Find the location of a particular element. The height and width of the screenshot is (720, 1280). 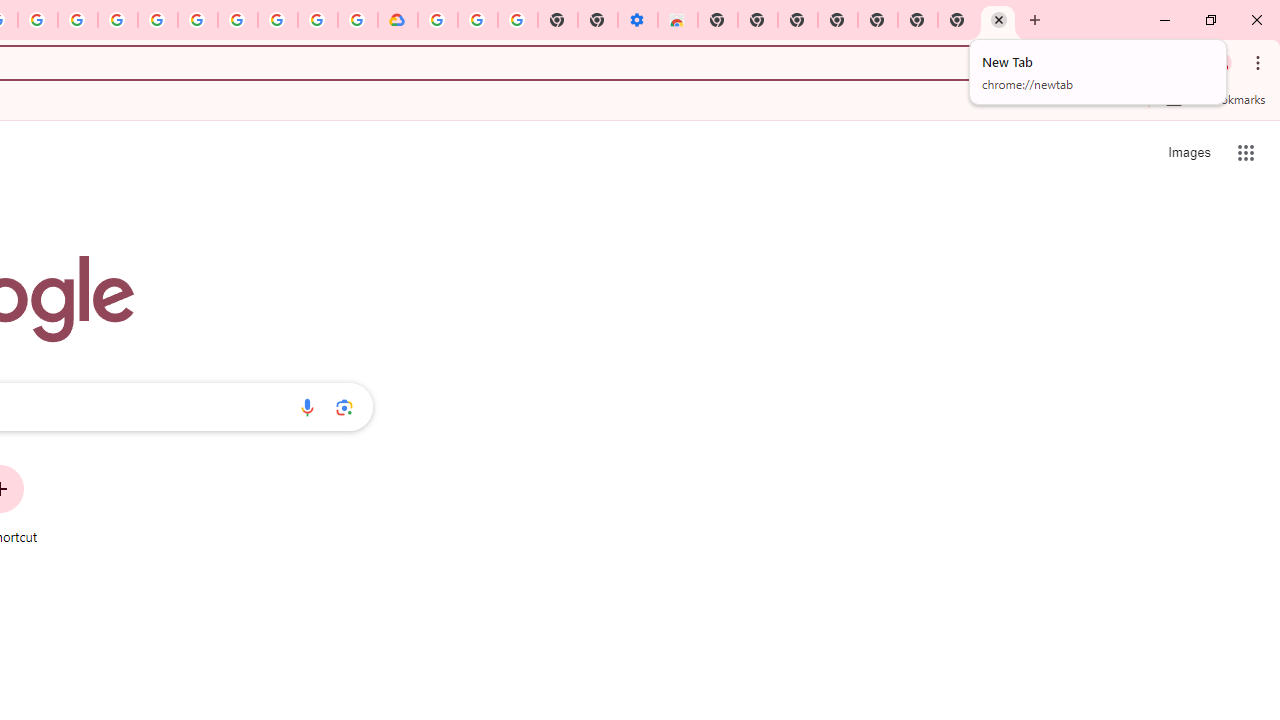

'Browse the Google Chrome Community - Google Chrome Community' is located at coordinates (357, 20).